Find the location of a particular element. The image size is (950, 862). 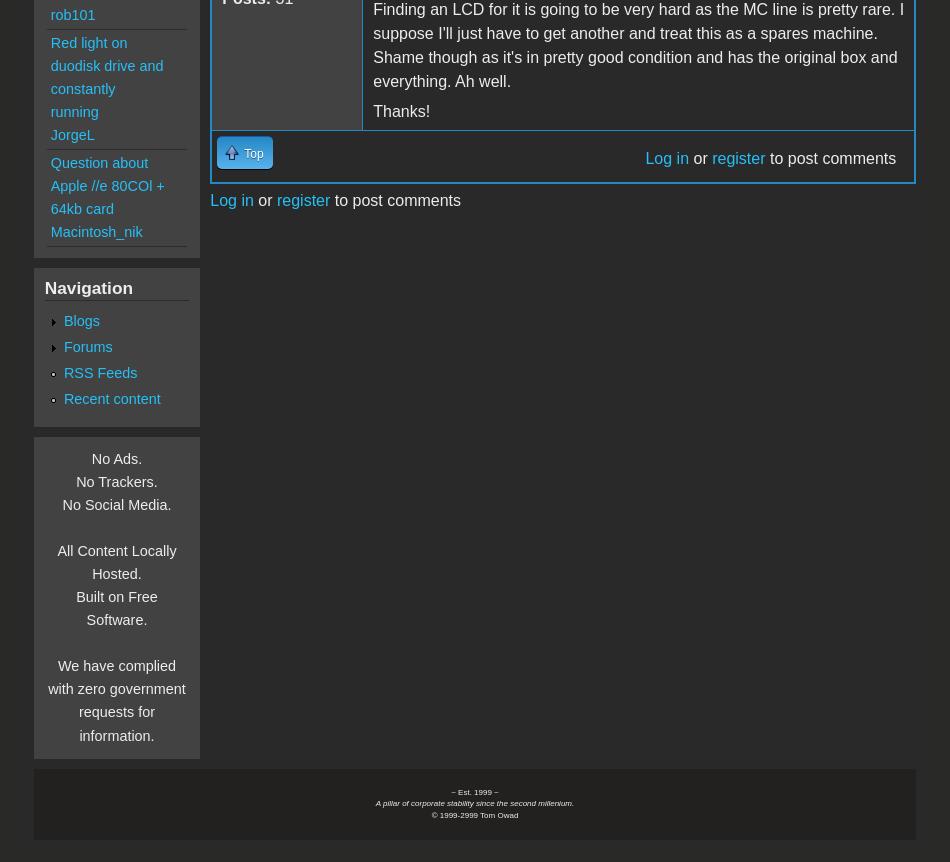

'Recent content' is located at coordinates (111, 398).